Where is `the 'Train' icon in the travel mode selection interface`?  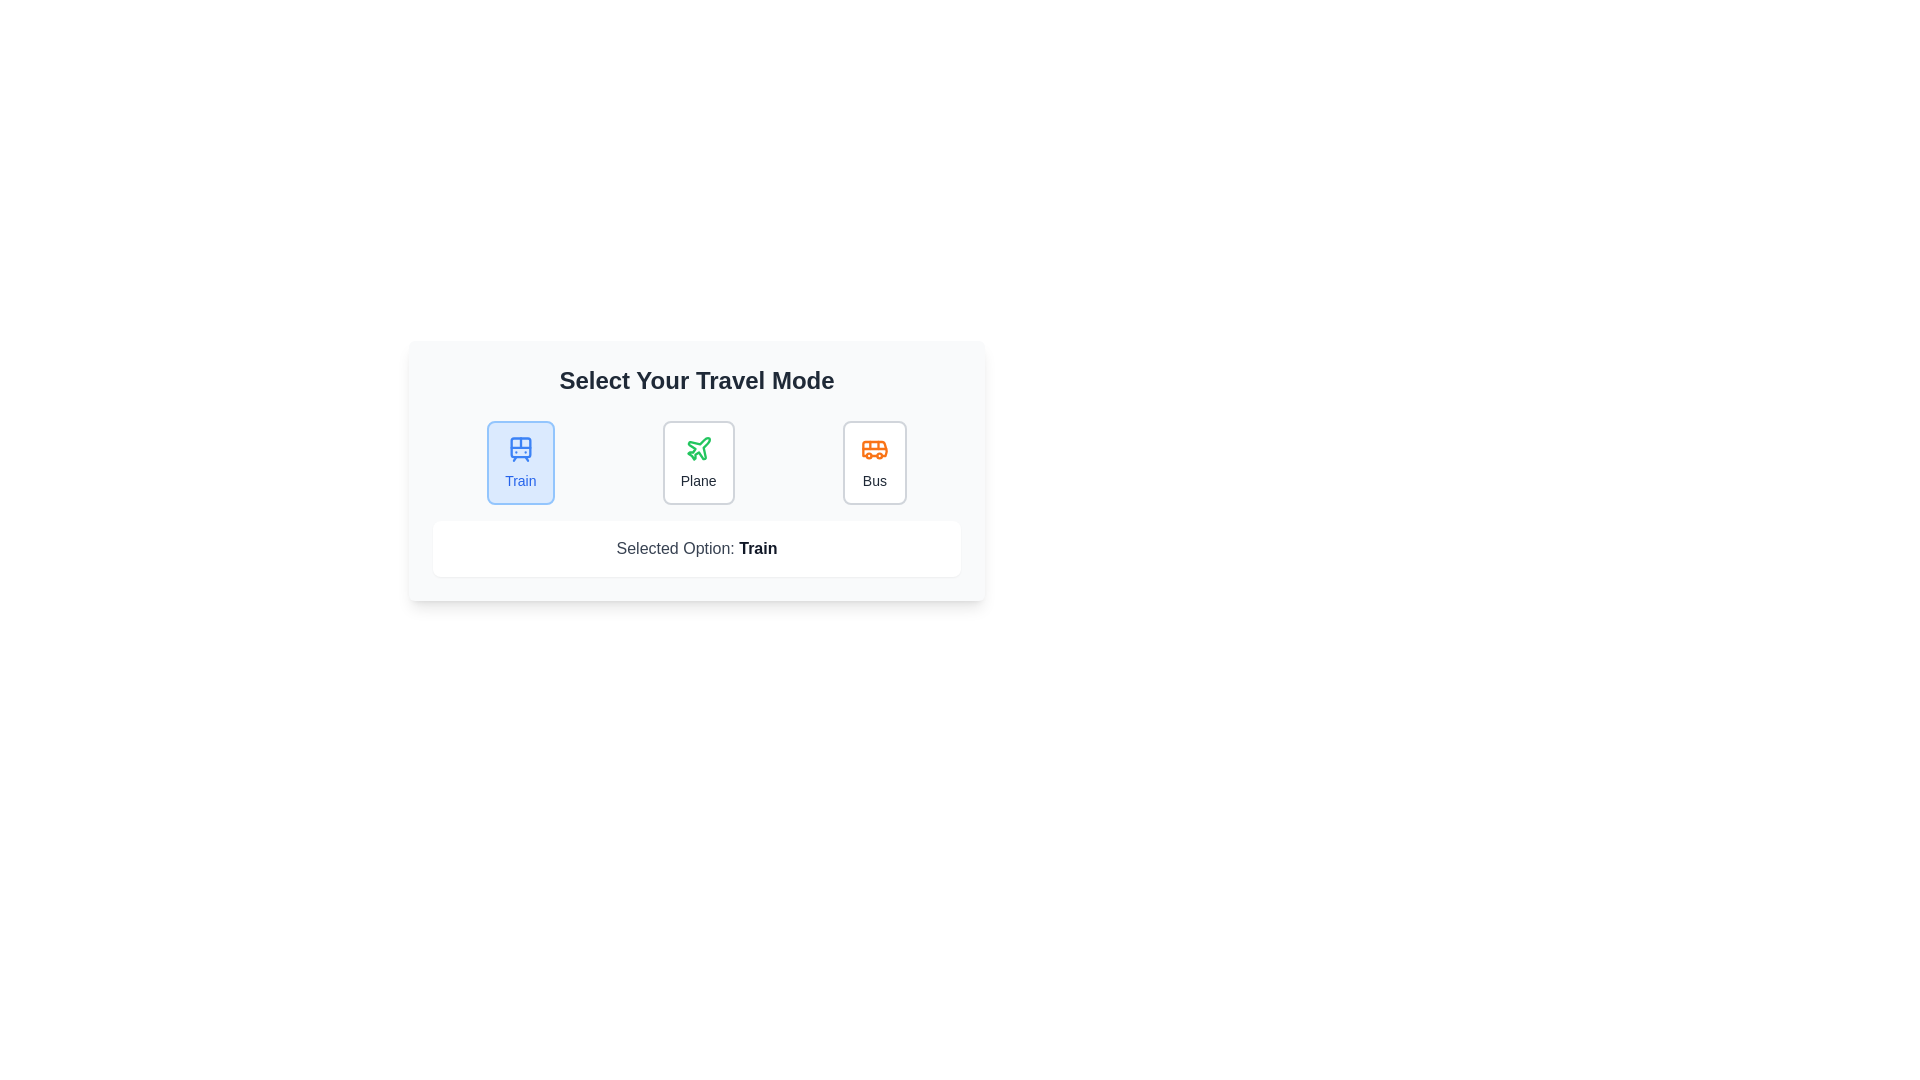 the 'Train' icon in the travel mode selection interface is located at coordinates (520, 447).